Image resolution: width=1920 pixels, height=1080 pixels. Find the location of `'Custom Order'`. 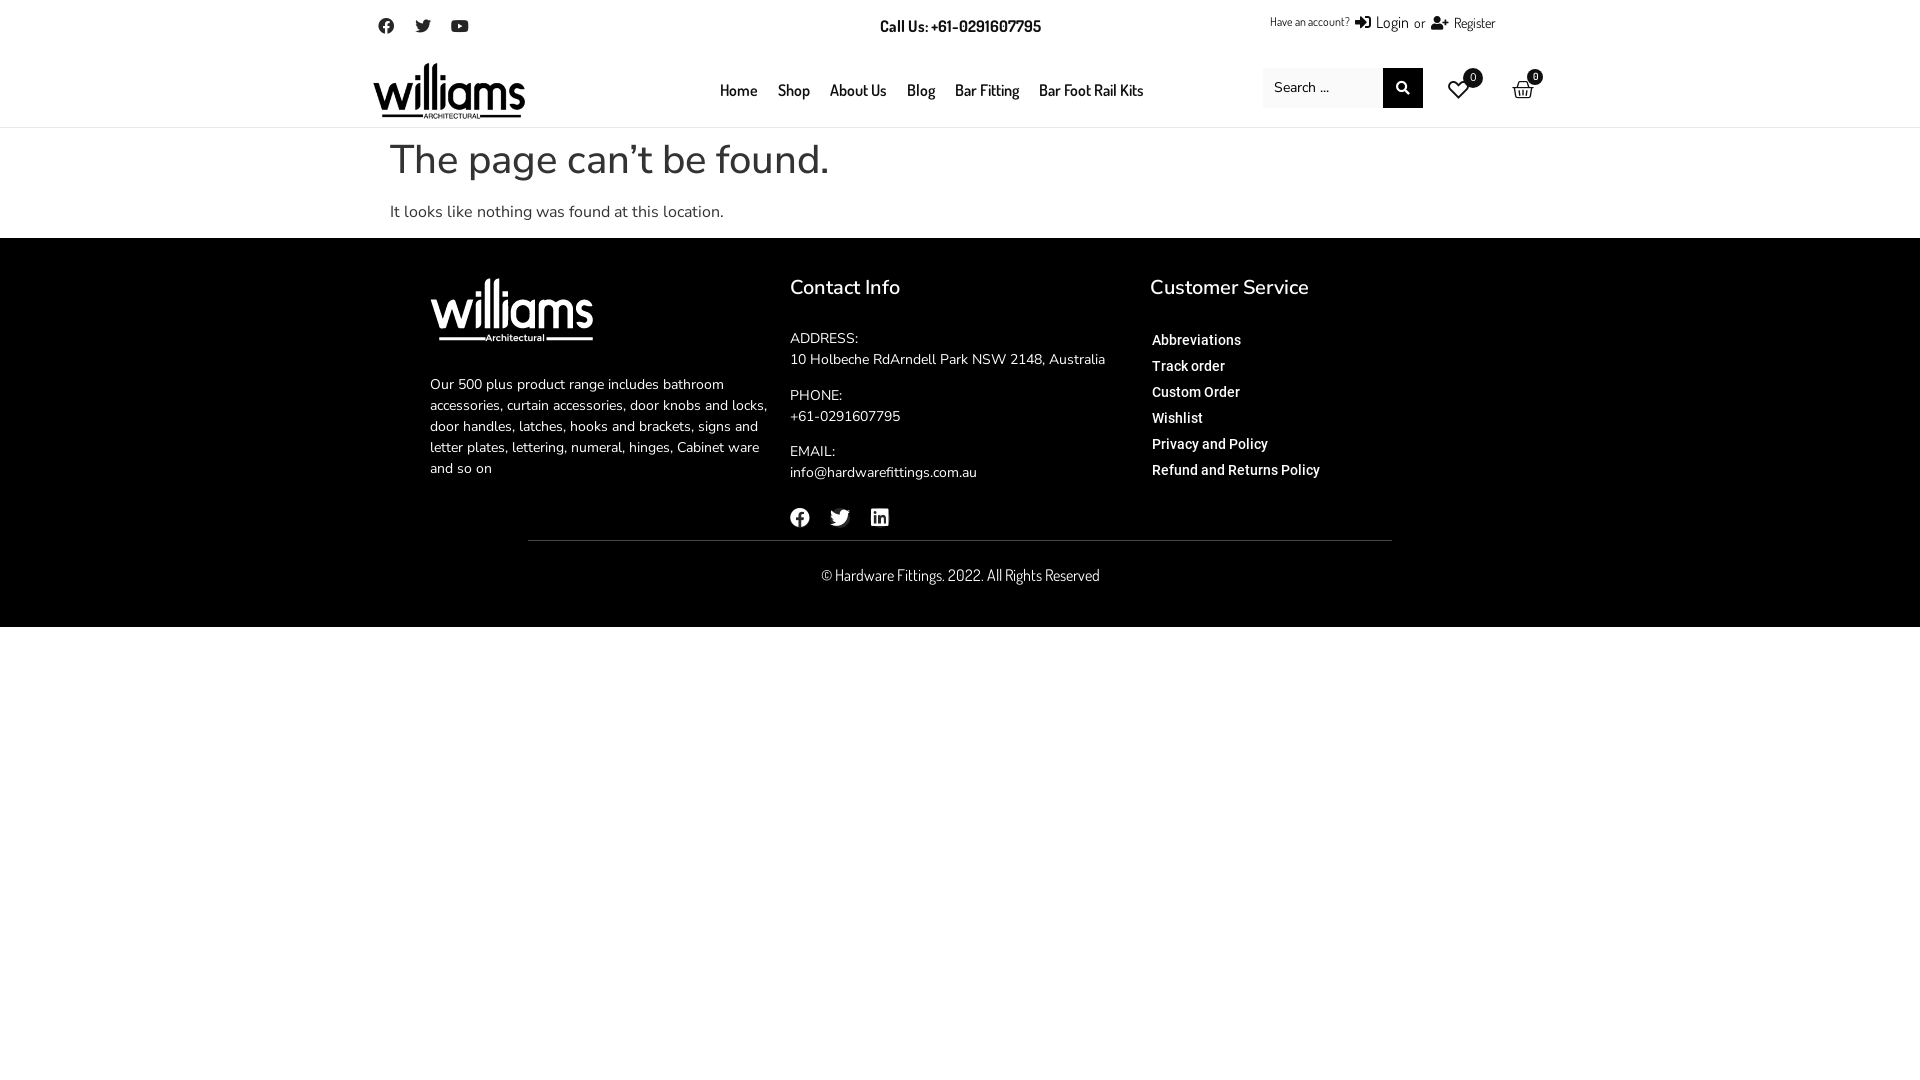

'Custom Order' is located at coordinates (1274, 392).